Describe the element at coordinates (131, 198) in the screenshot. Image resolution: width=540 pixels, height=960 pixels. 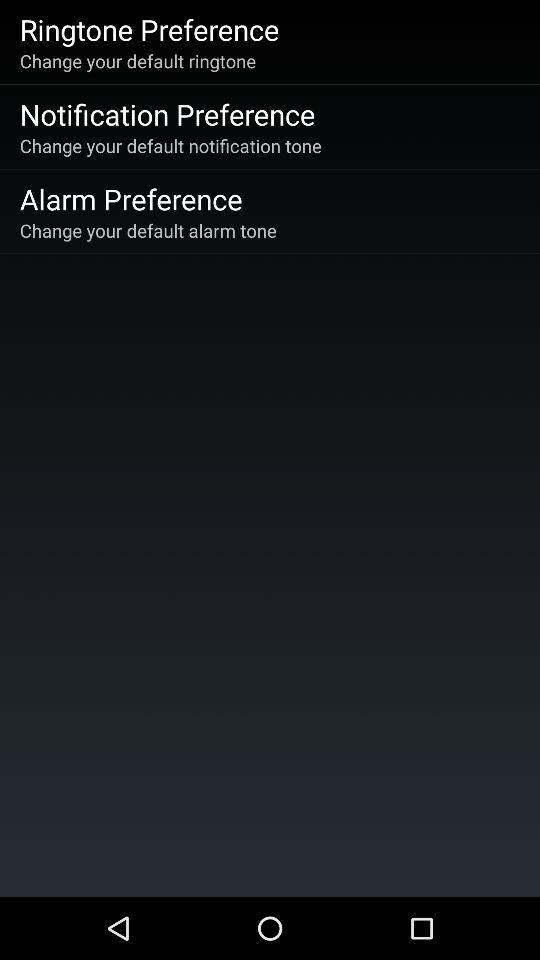
I see `item above change your default` at that location.